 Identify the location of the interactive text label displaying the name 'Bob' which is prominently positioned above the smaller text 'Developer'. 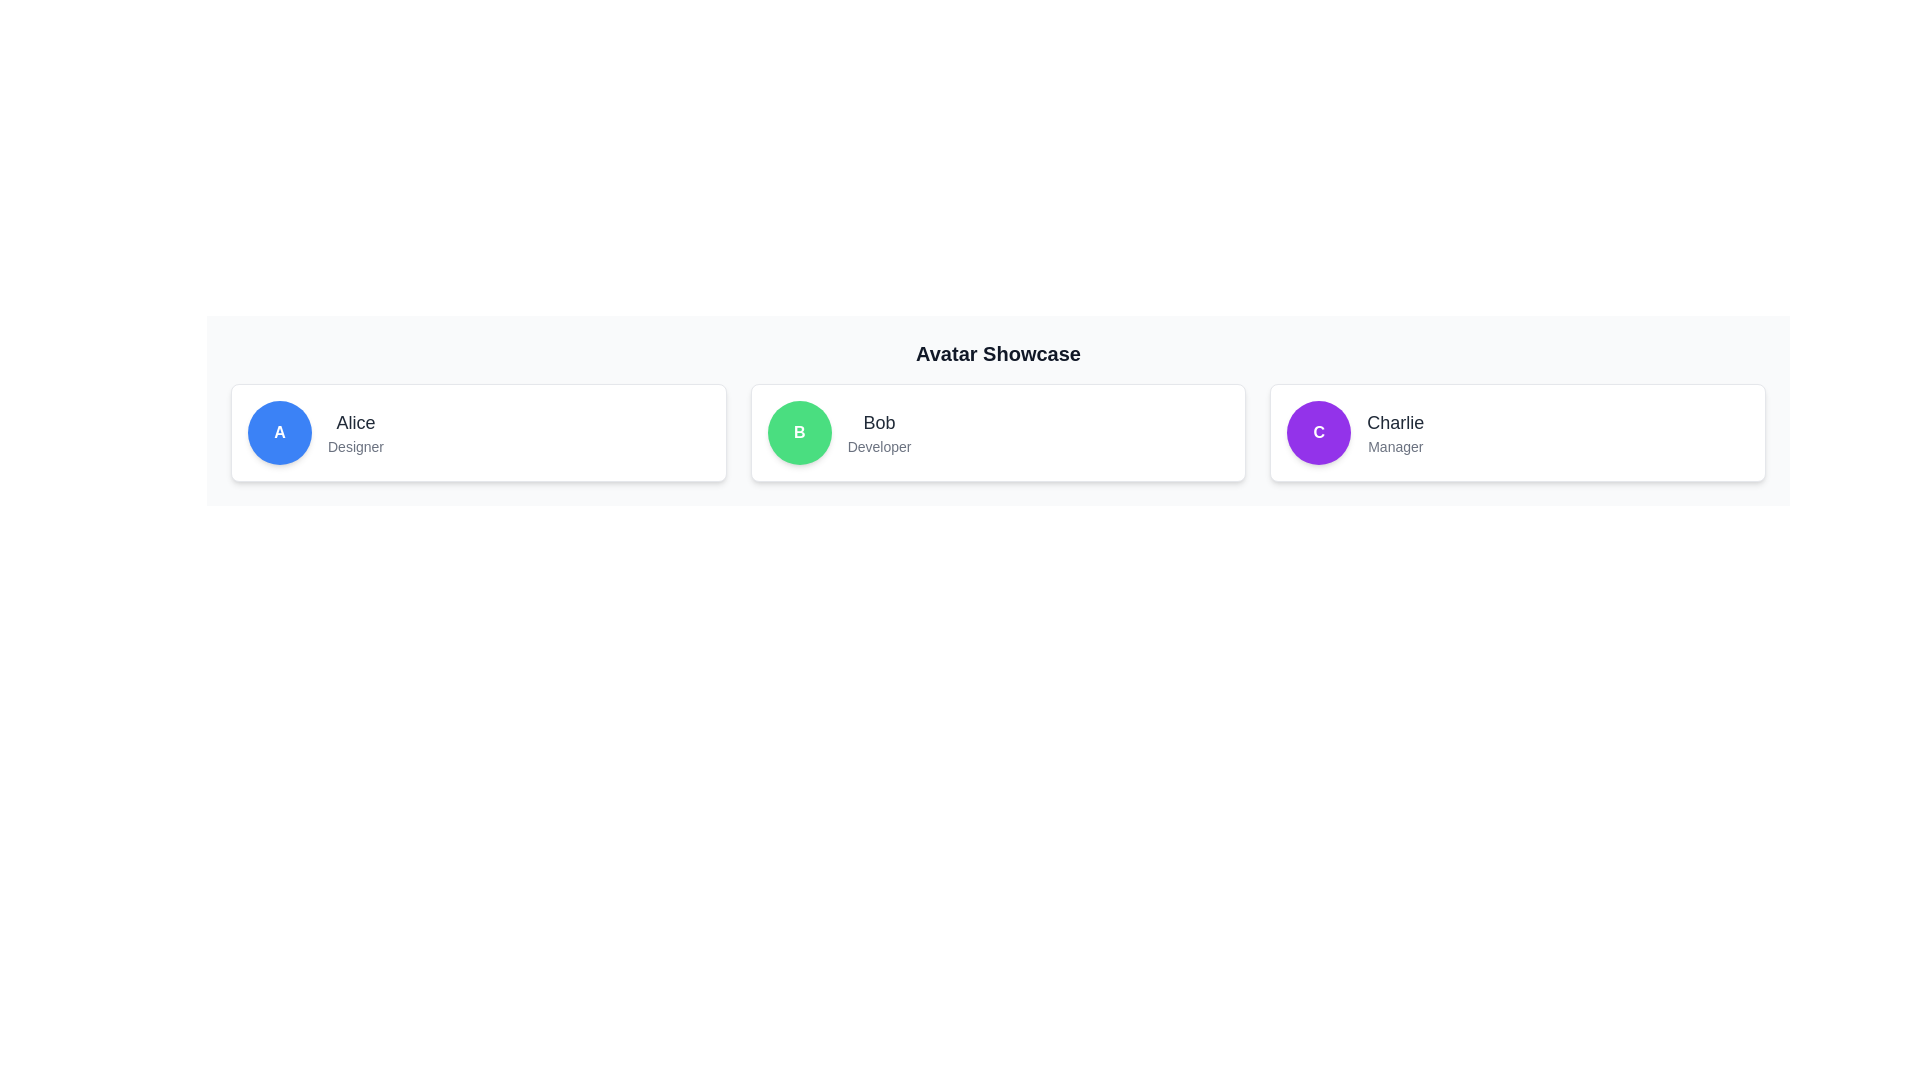
(879, 422).